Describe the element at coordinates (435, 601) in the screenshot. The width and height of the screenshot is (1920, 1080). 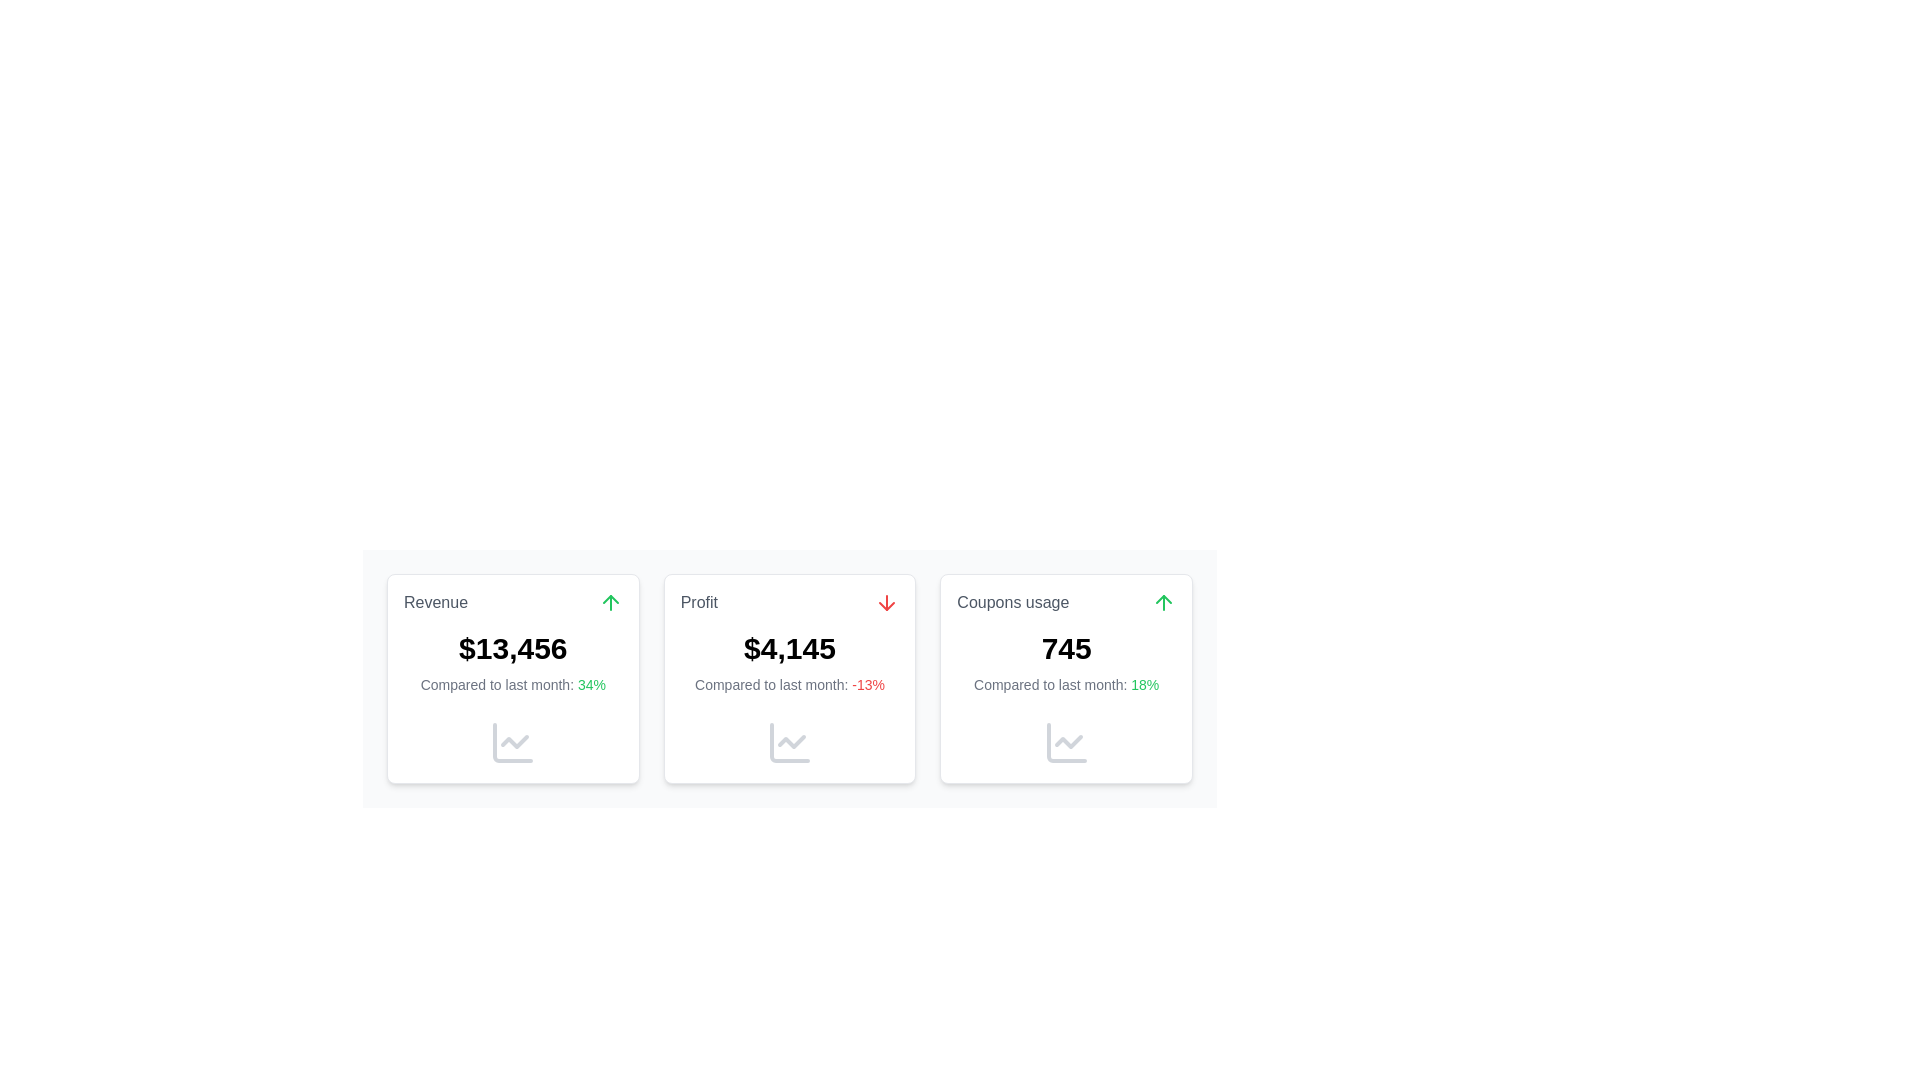
I see `the static text label that displays the word 'Revenue' in medium gray font, located at the top-left corner of the first card in a row of three cards` at that location.